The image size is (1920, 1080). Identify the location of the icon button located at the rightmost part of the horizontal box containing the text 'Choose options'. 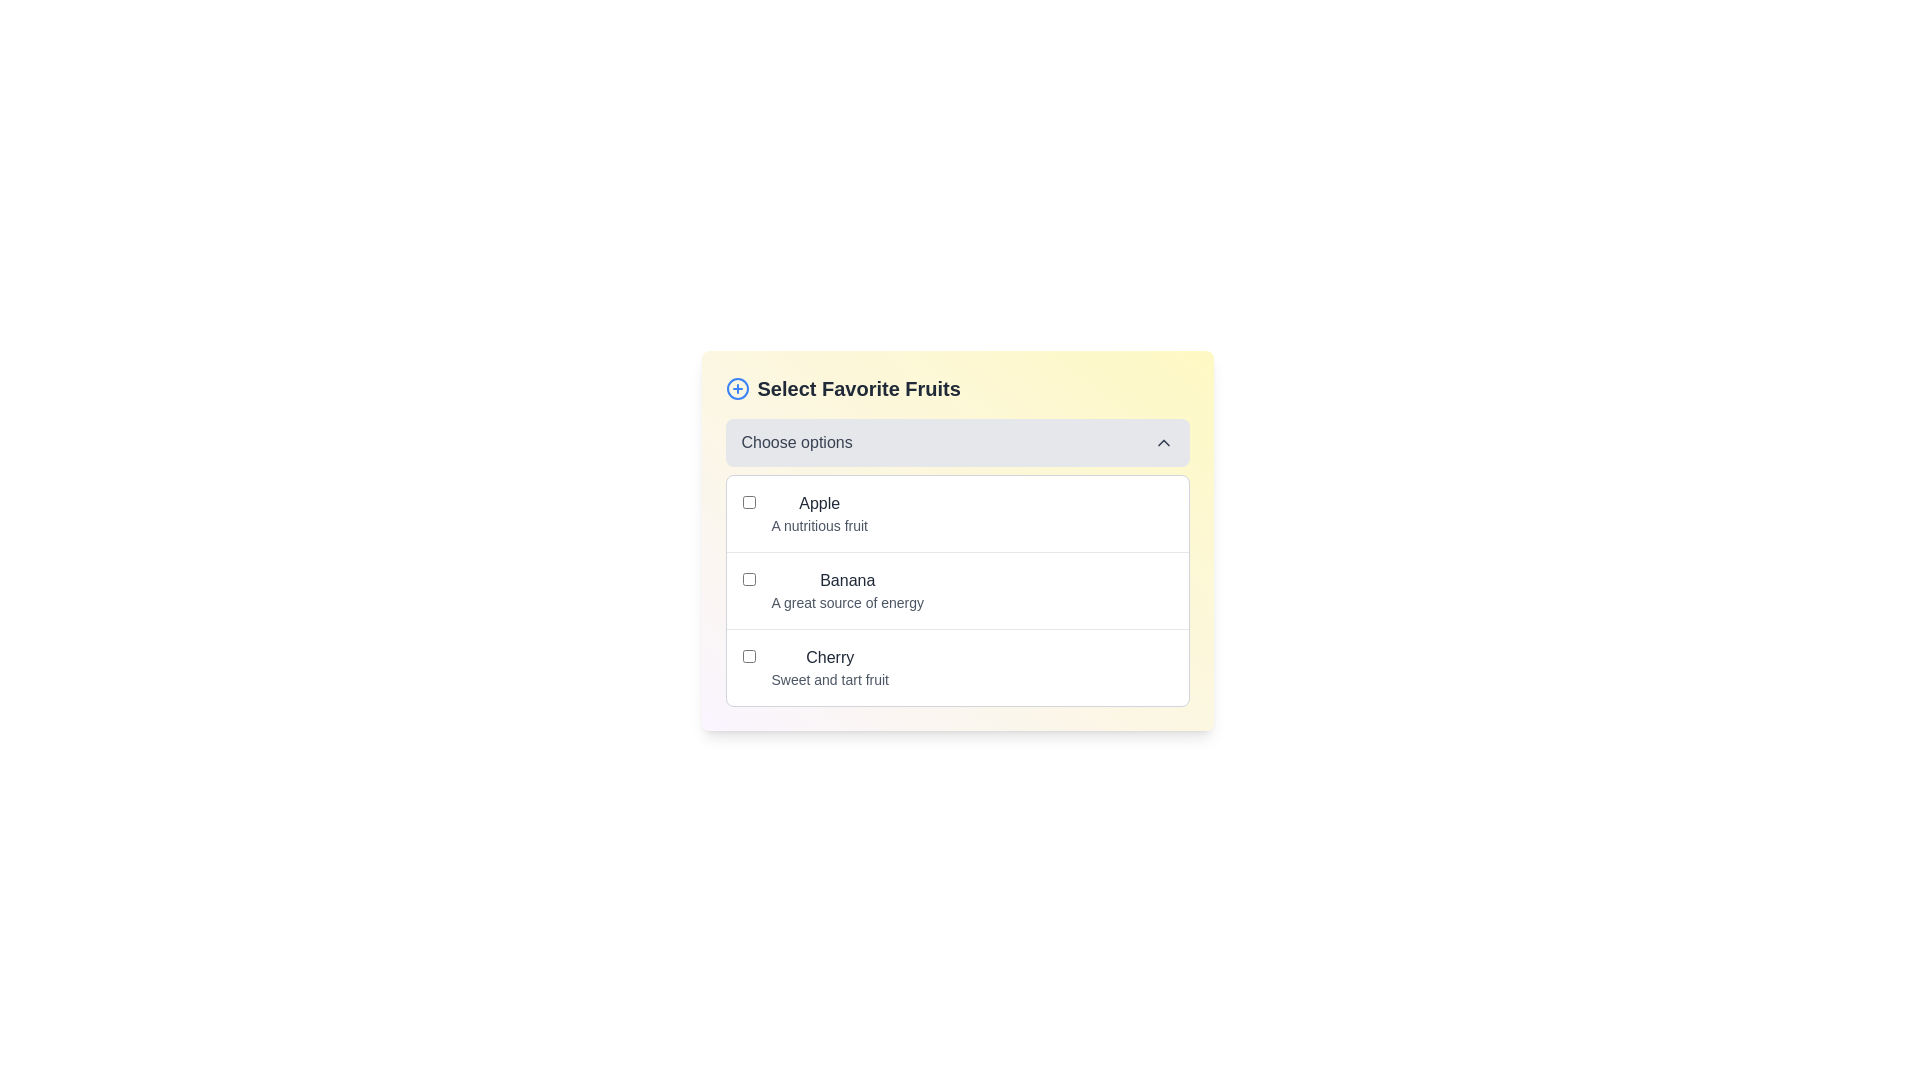
(1163, 442).